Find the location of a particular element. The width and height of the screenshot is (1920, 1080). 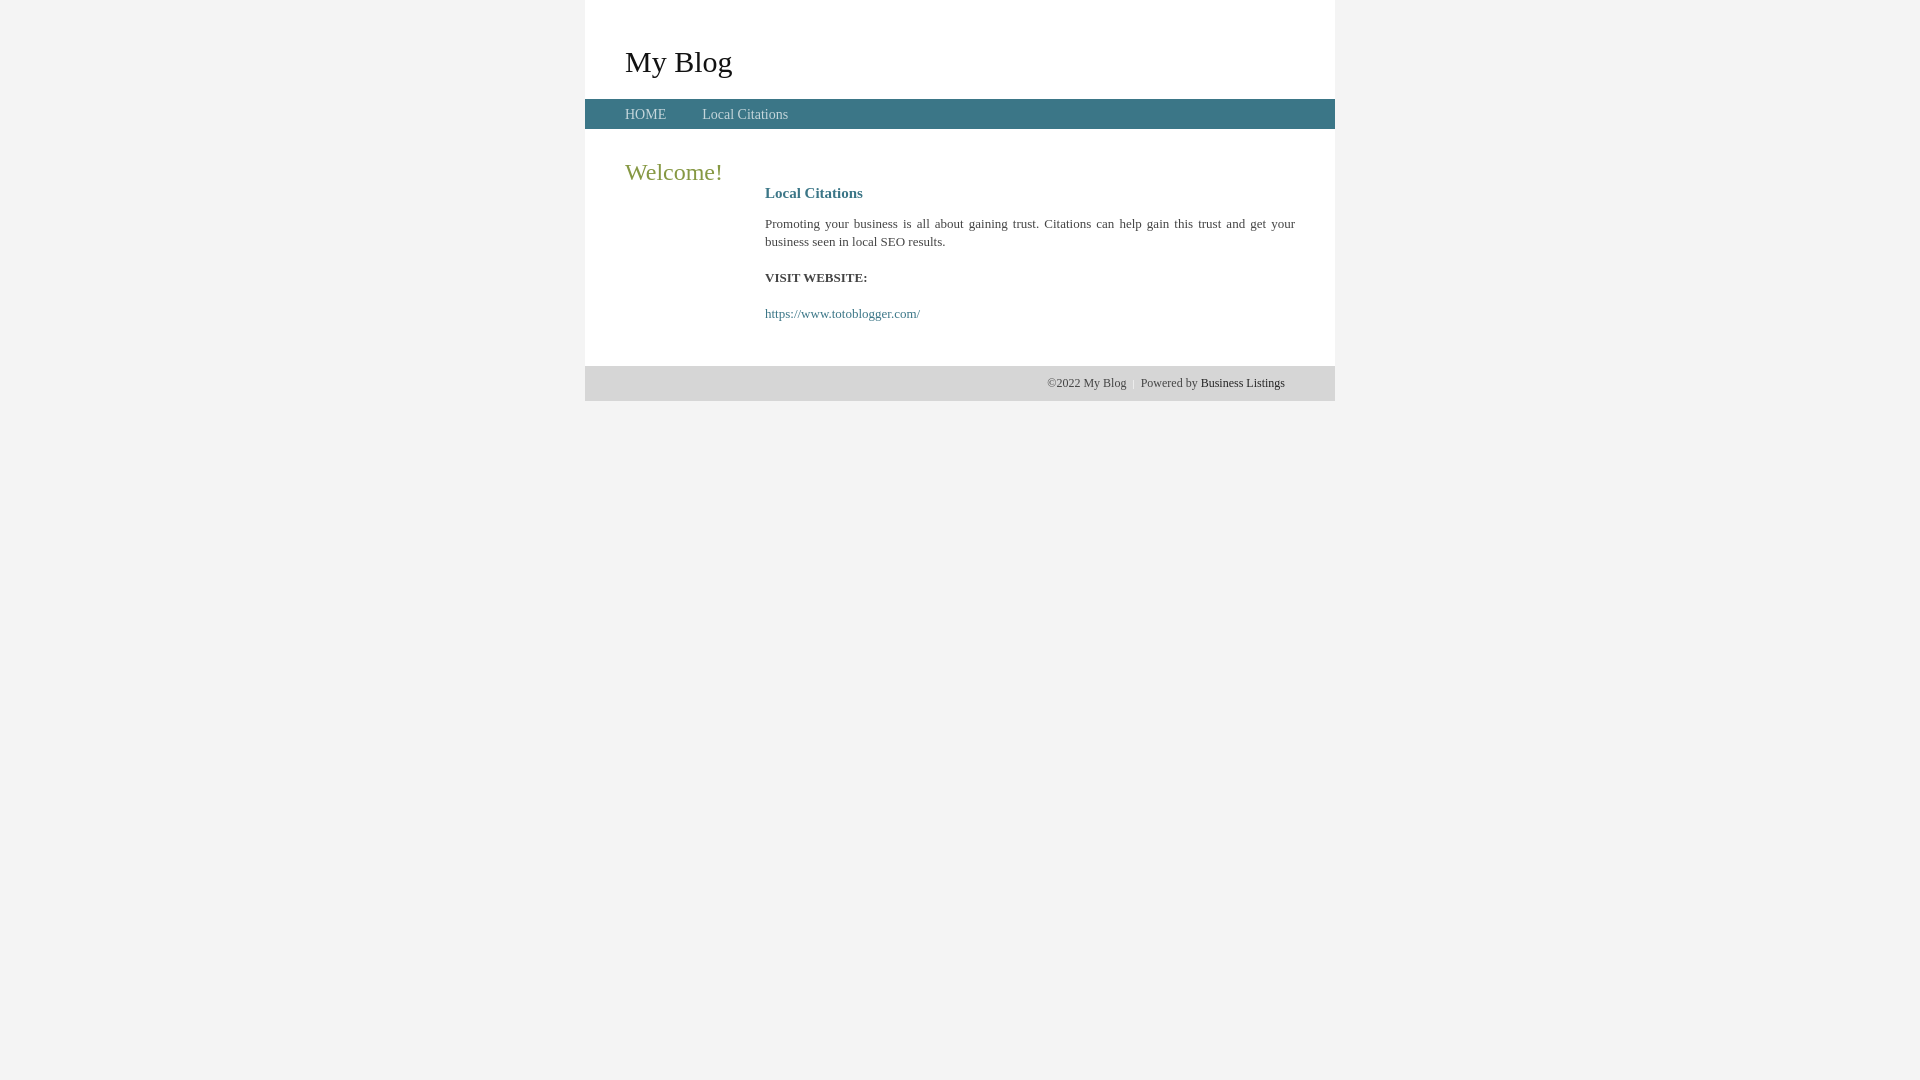

'My Blog' is located at coordinates (678, 60).